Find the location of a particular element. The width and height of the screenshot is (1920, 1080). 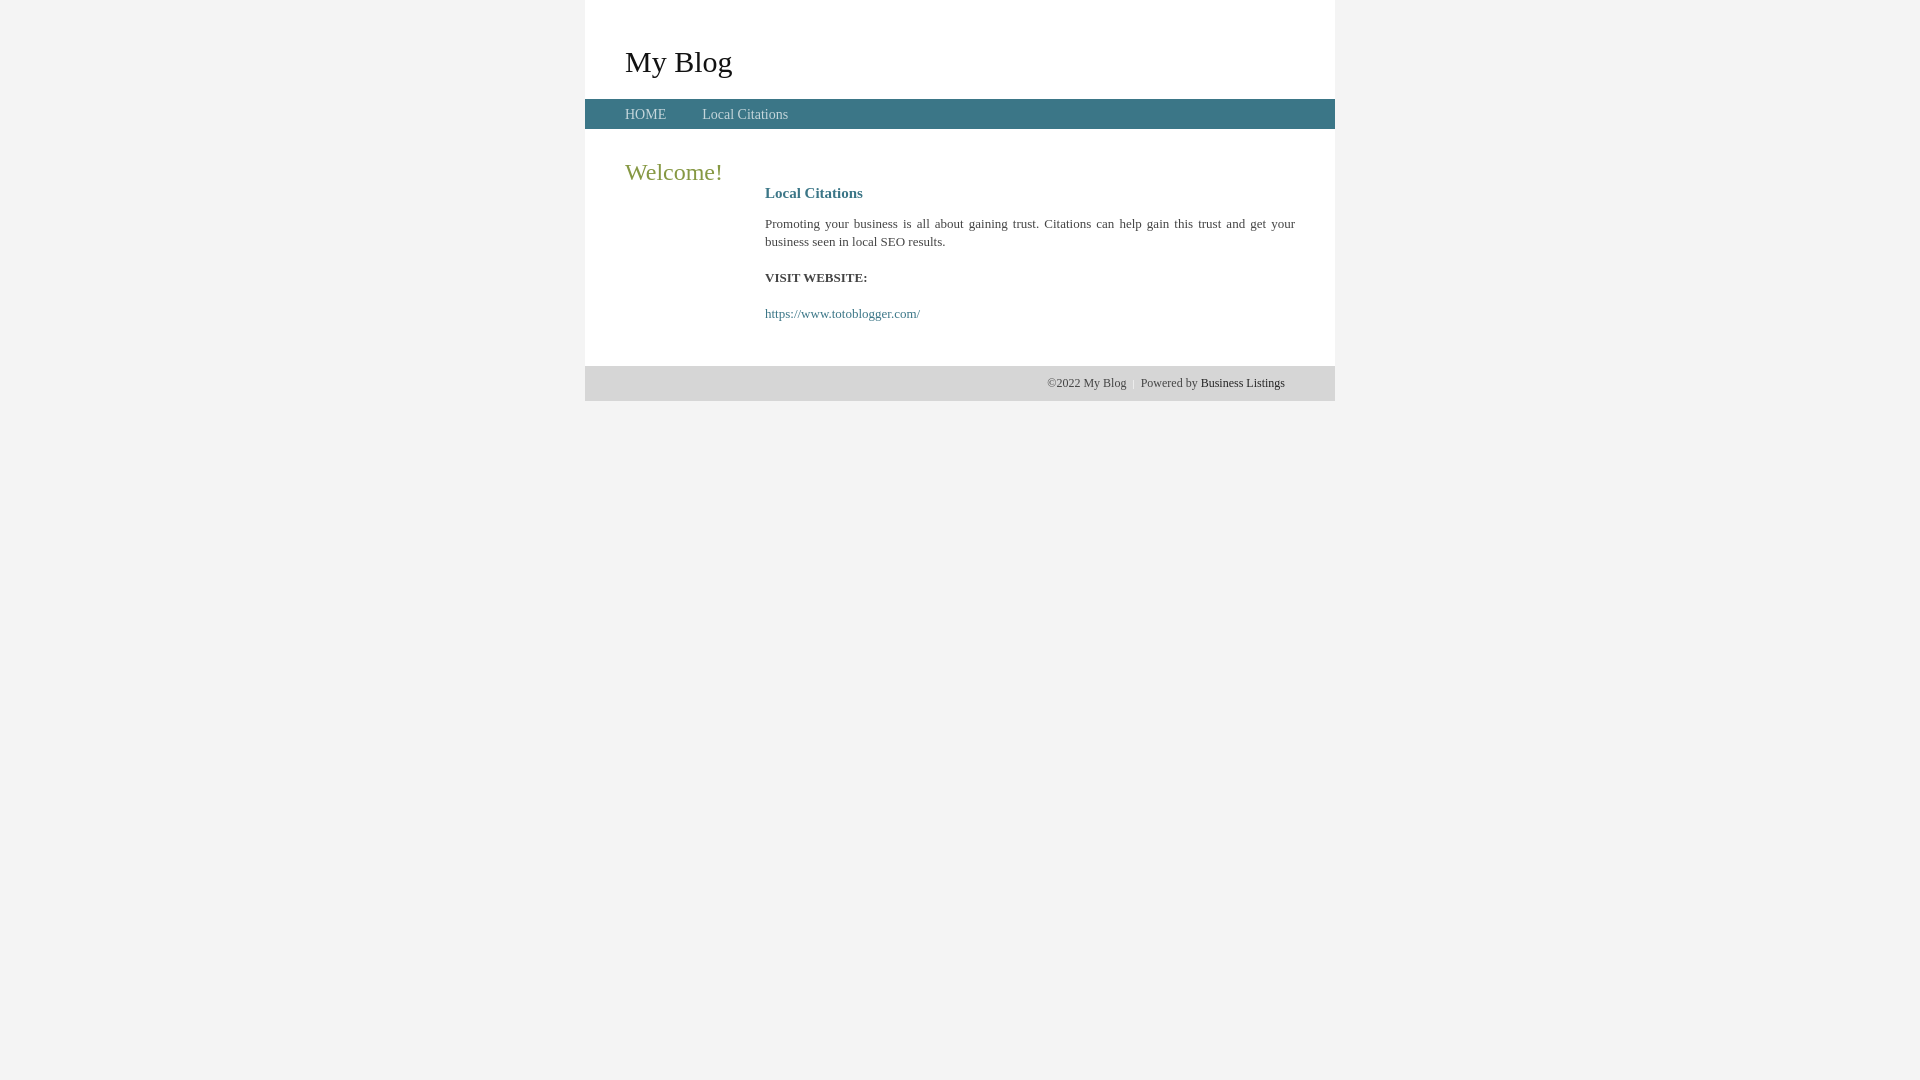

'My Blog' is located at coordinates (678, 60).